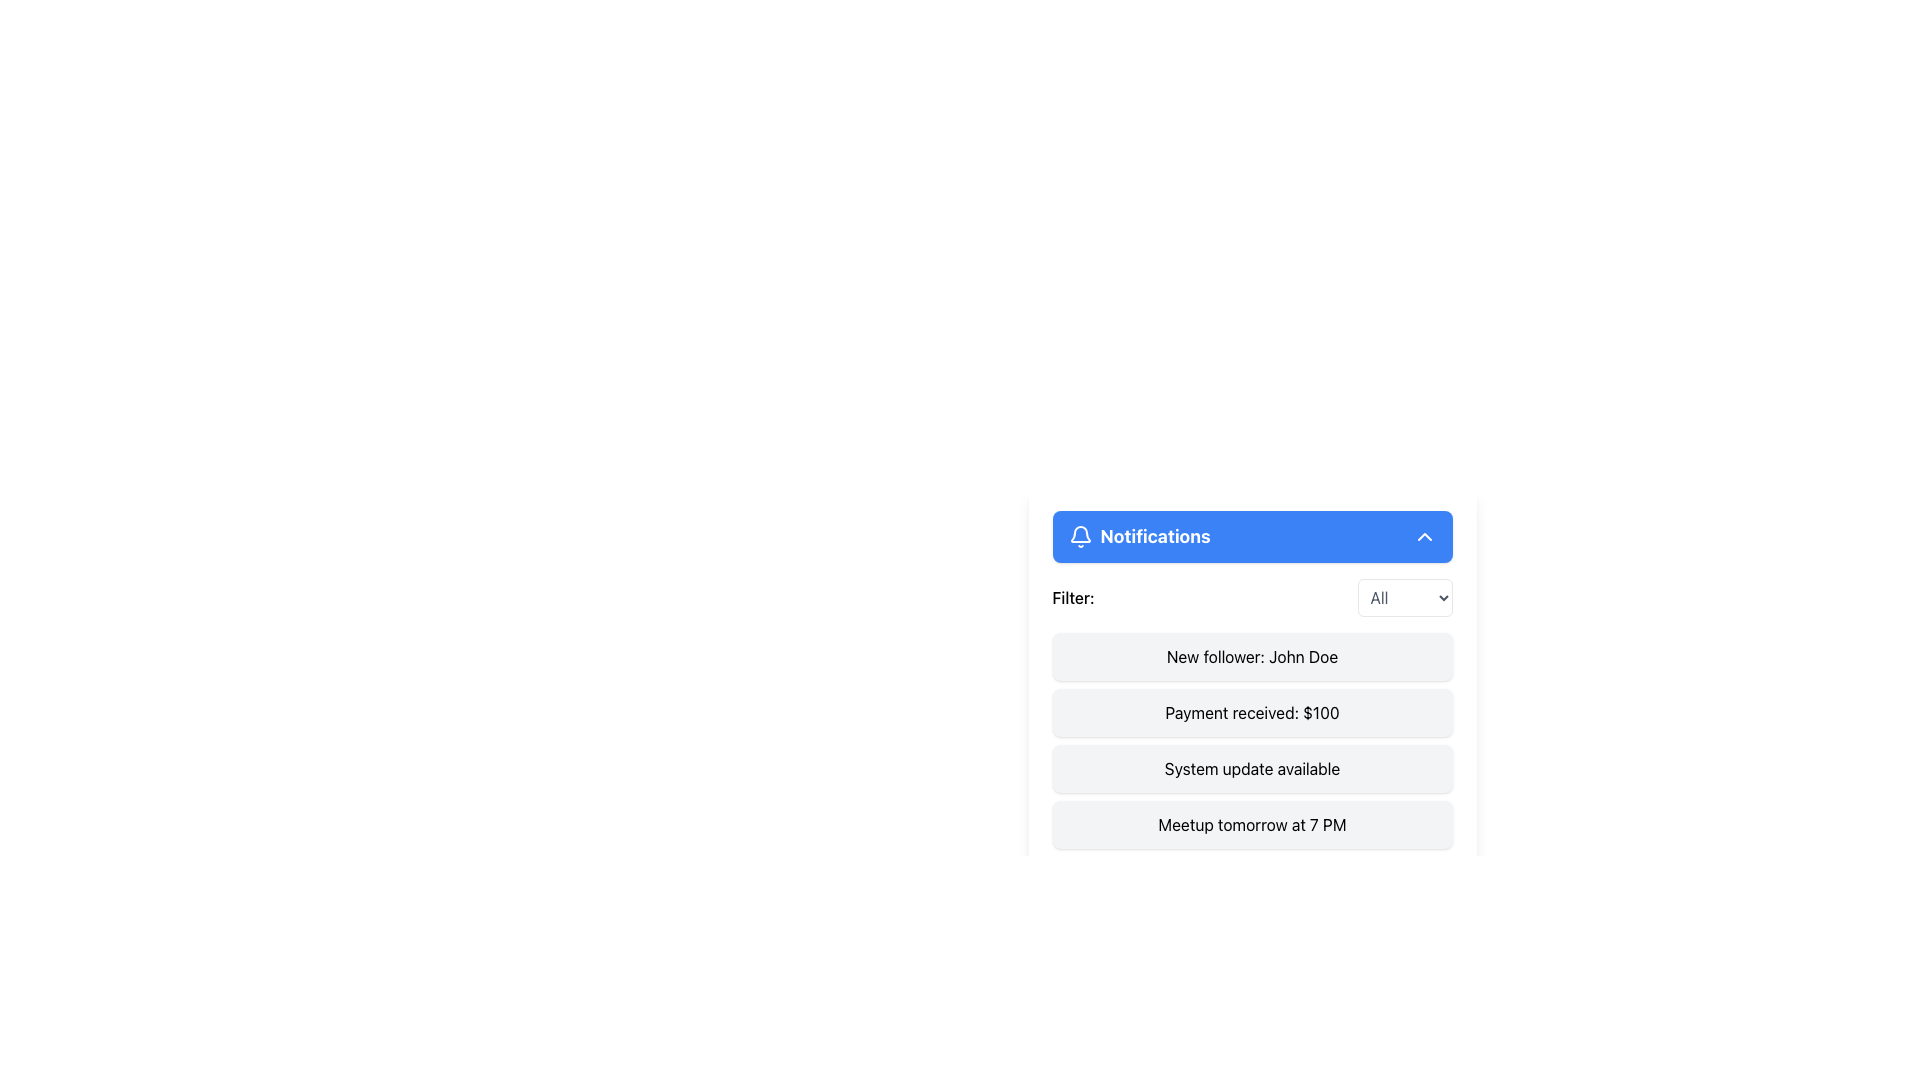 Image resolution: width=1920 pixels, height=1080 pixels. I want to click on the notification entry informing the user about a new follower (John Doe) located in the centered notification panel, which is the first notification item in the list, so click(1251, 678).